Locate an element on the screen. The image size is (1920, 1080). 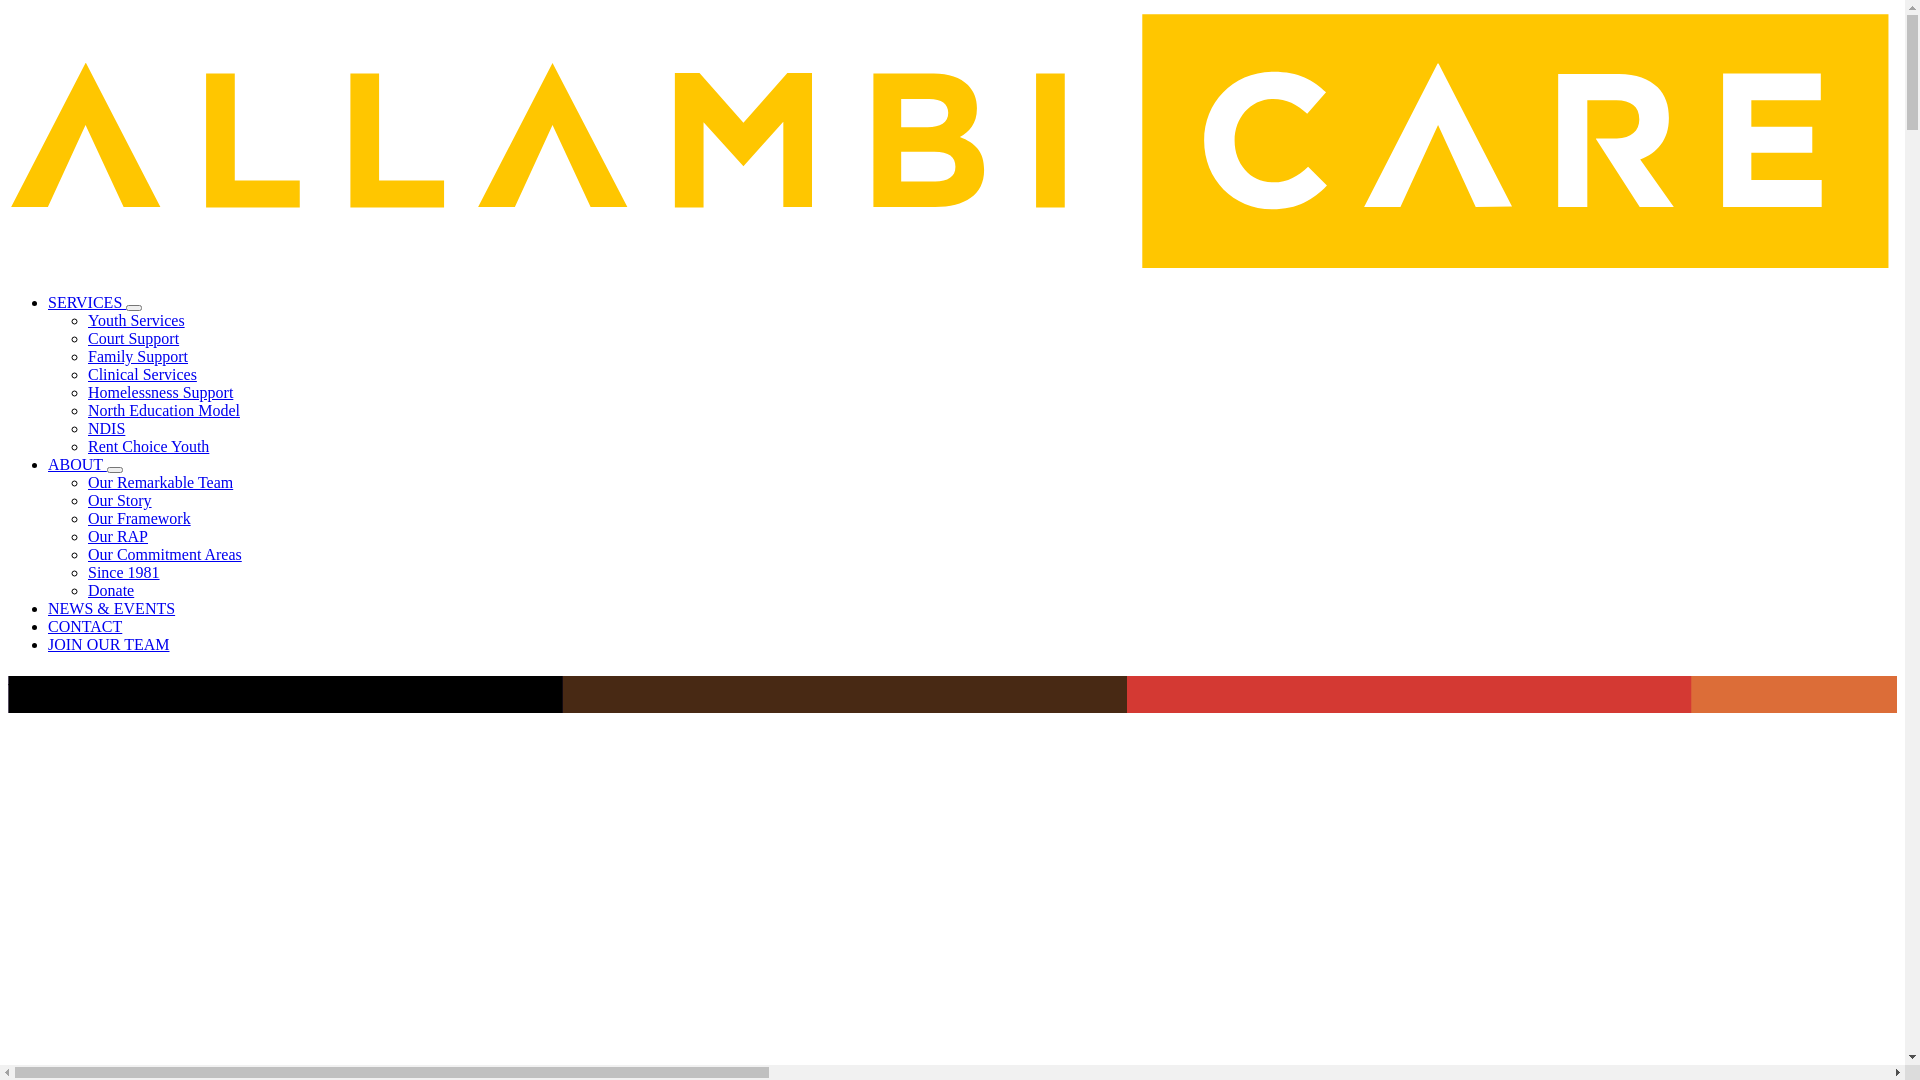
'Our Framework' is located at coordinates (138, 517).